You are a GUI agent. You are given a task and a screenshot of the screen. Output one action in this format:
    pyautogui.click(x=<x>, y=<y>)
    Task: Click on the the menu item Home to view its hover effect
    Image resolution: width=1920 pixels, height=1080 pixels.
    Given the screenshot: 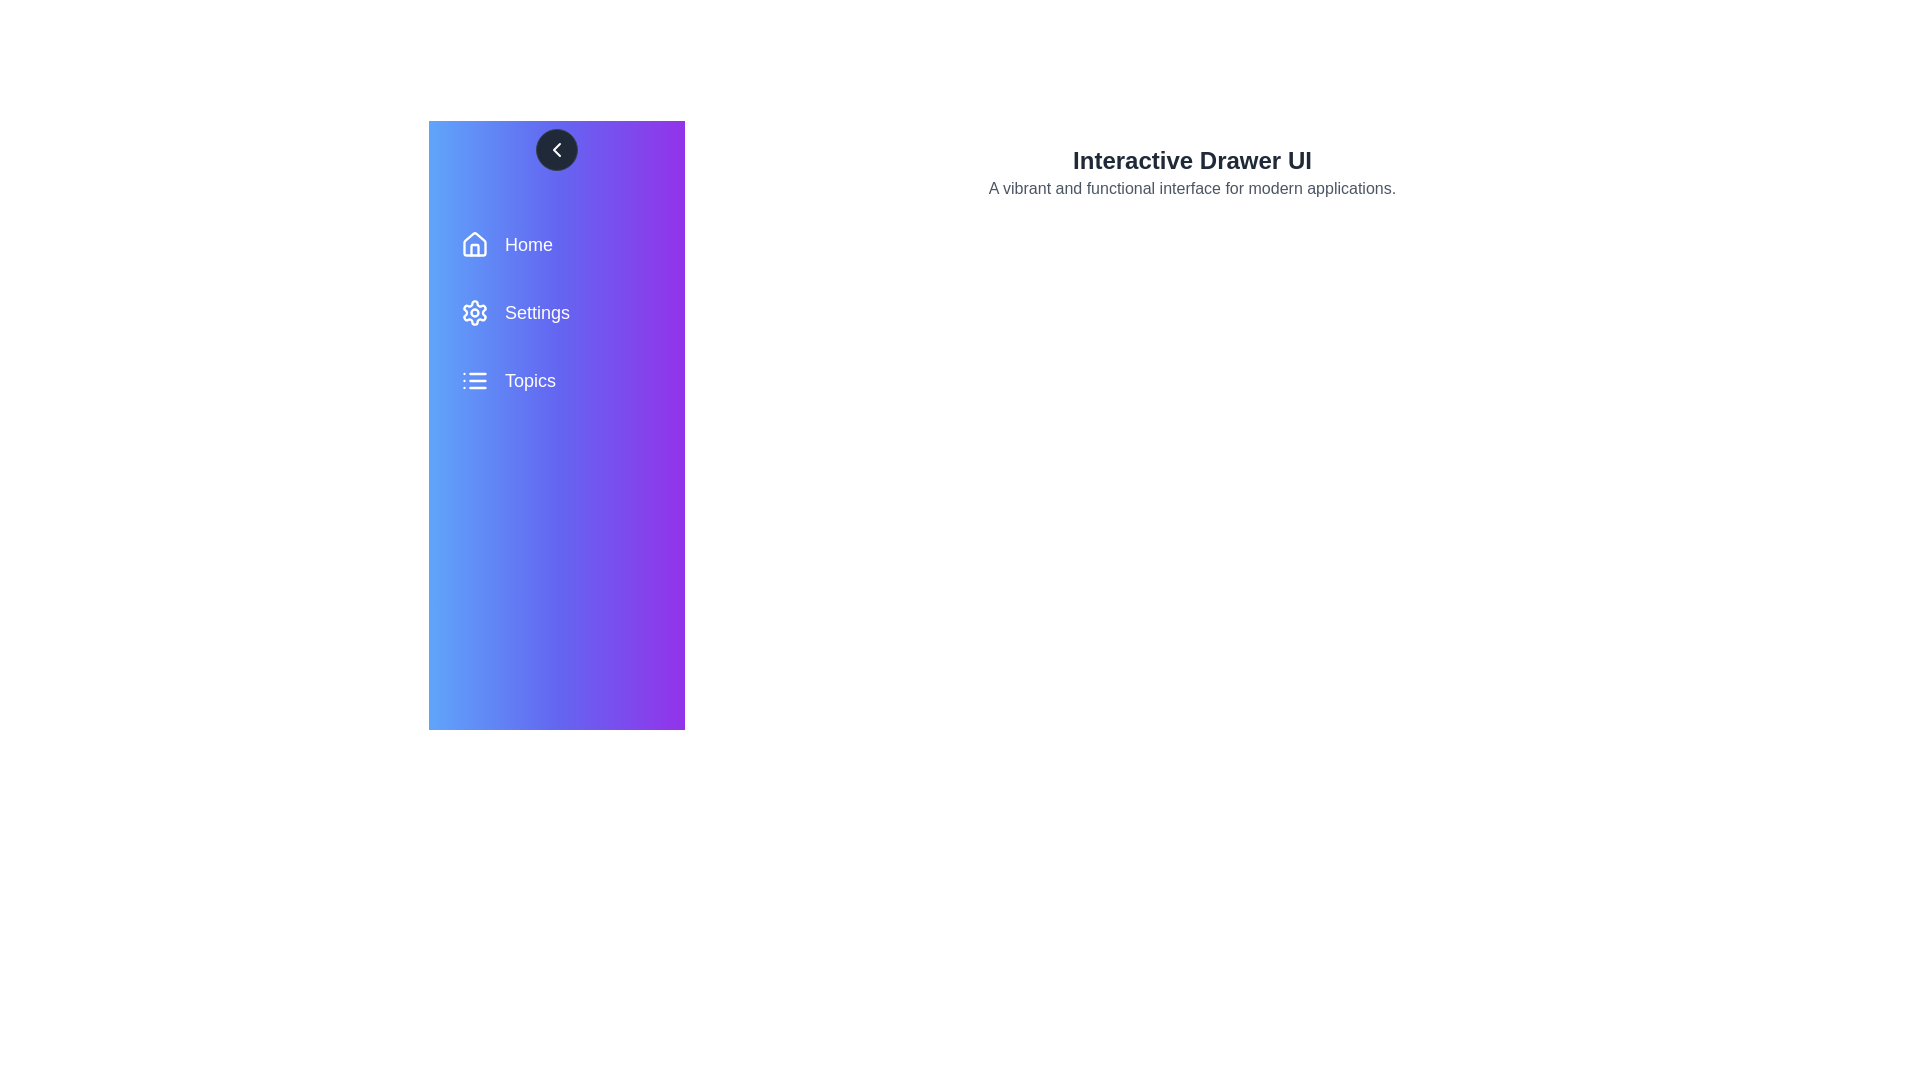 What is the action you would take?
    pyautogui.click(x=556, y=244)
    